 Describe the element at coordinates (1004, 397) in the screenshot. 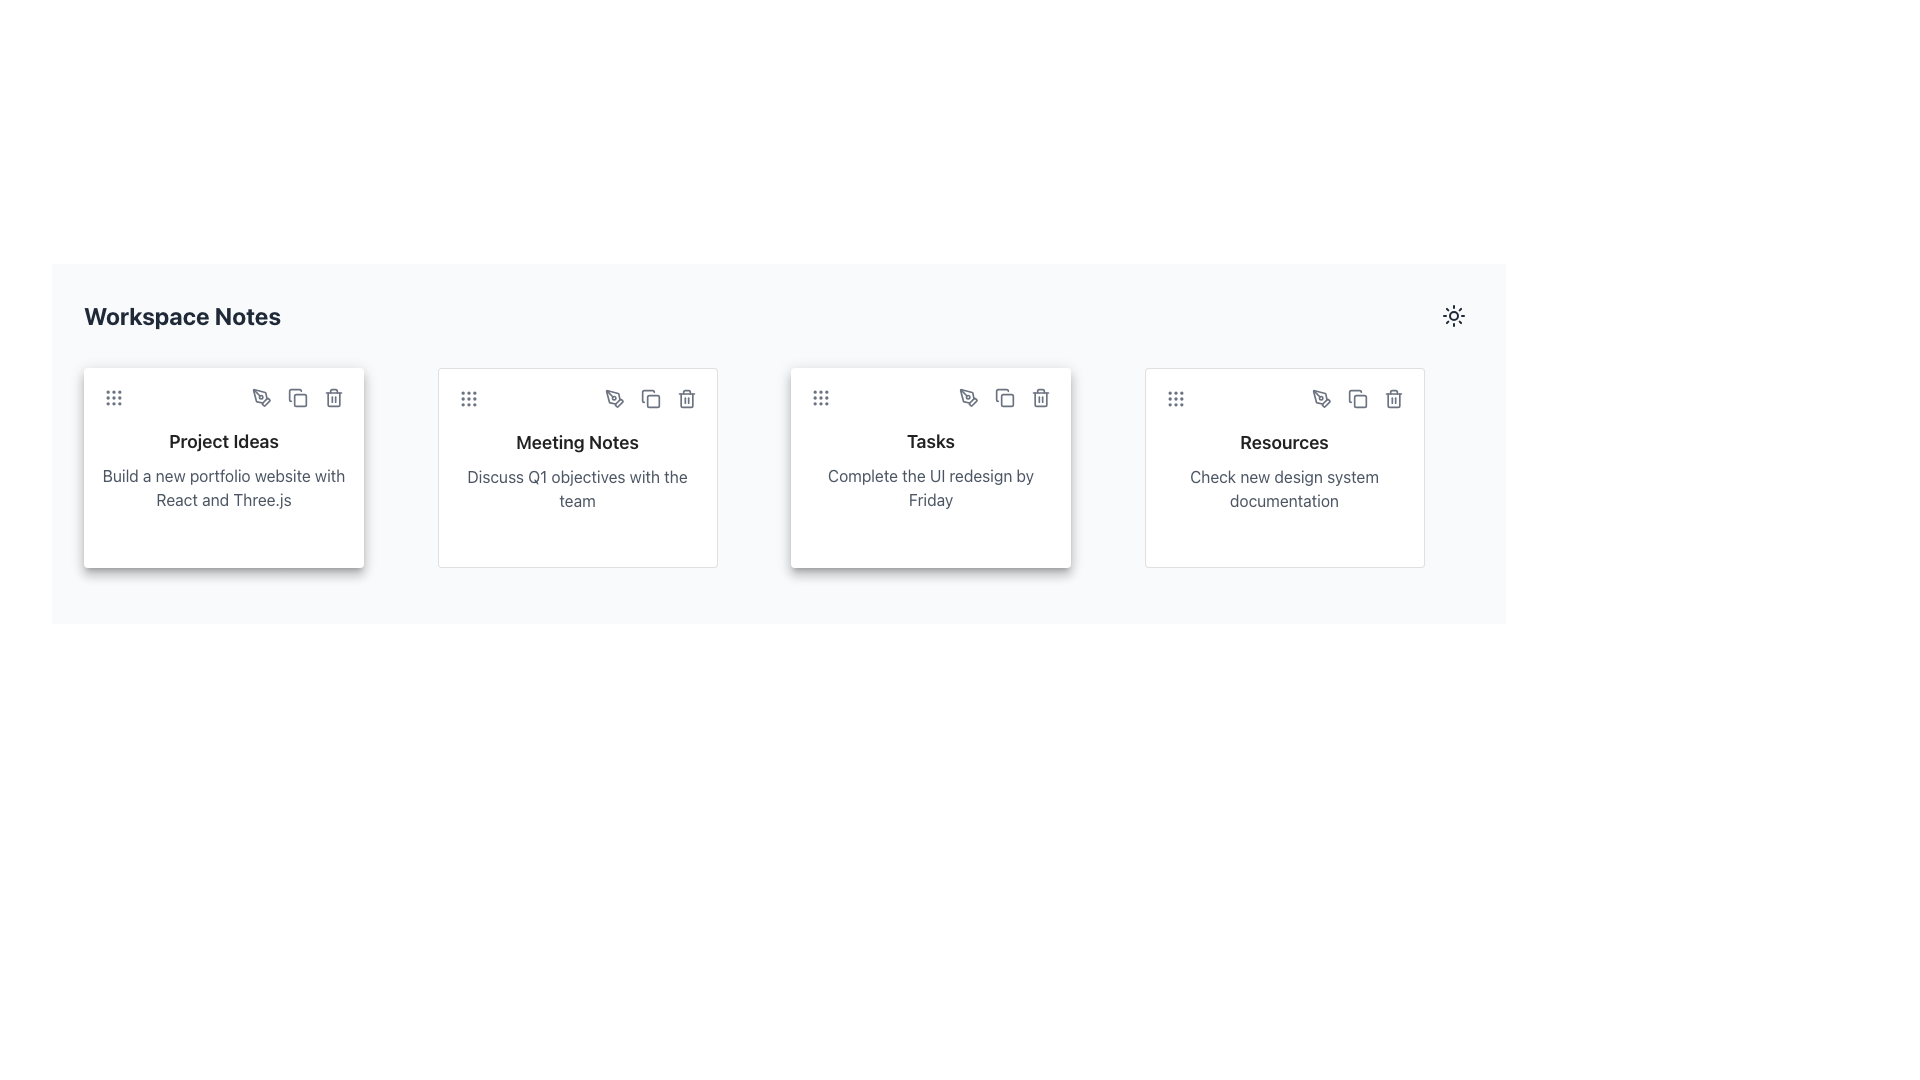

I see `the icon button styled as a square with a rounded hover effect, located in the top-right corner of the 'Tasks' card` at that location.